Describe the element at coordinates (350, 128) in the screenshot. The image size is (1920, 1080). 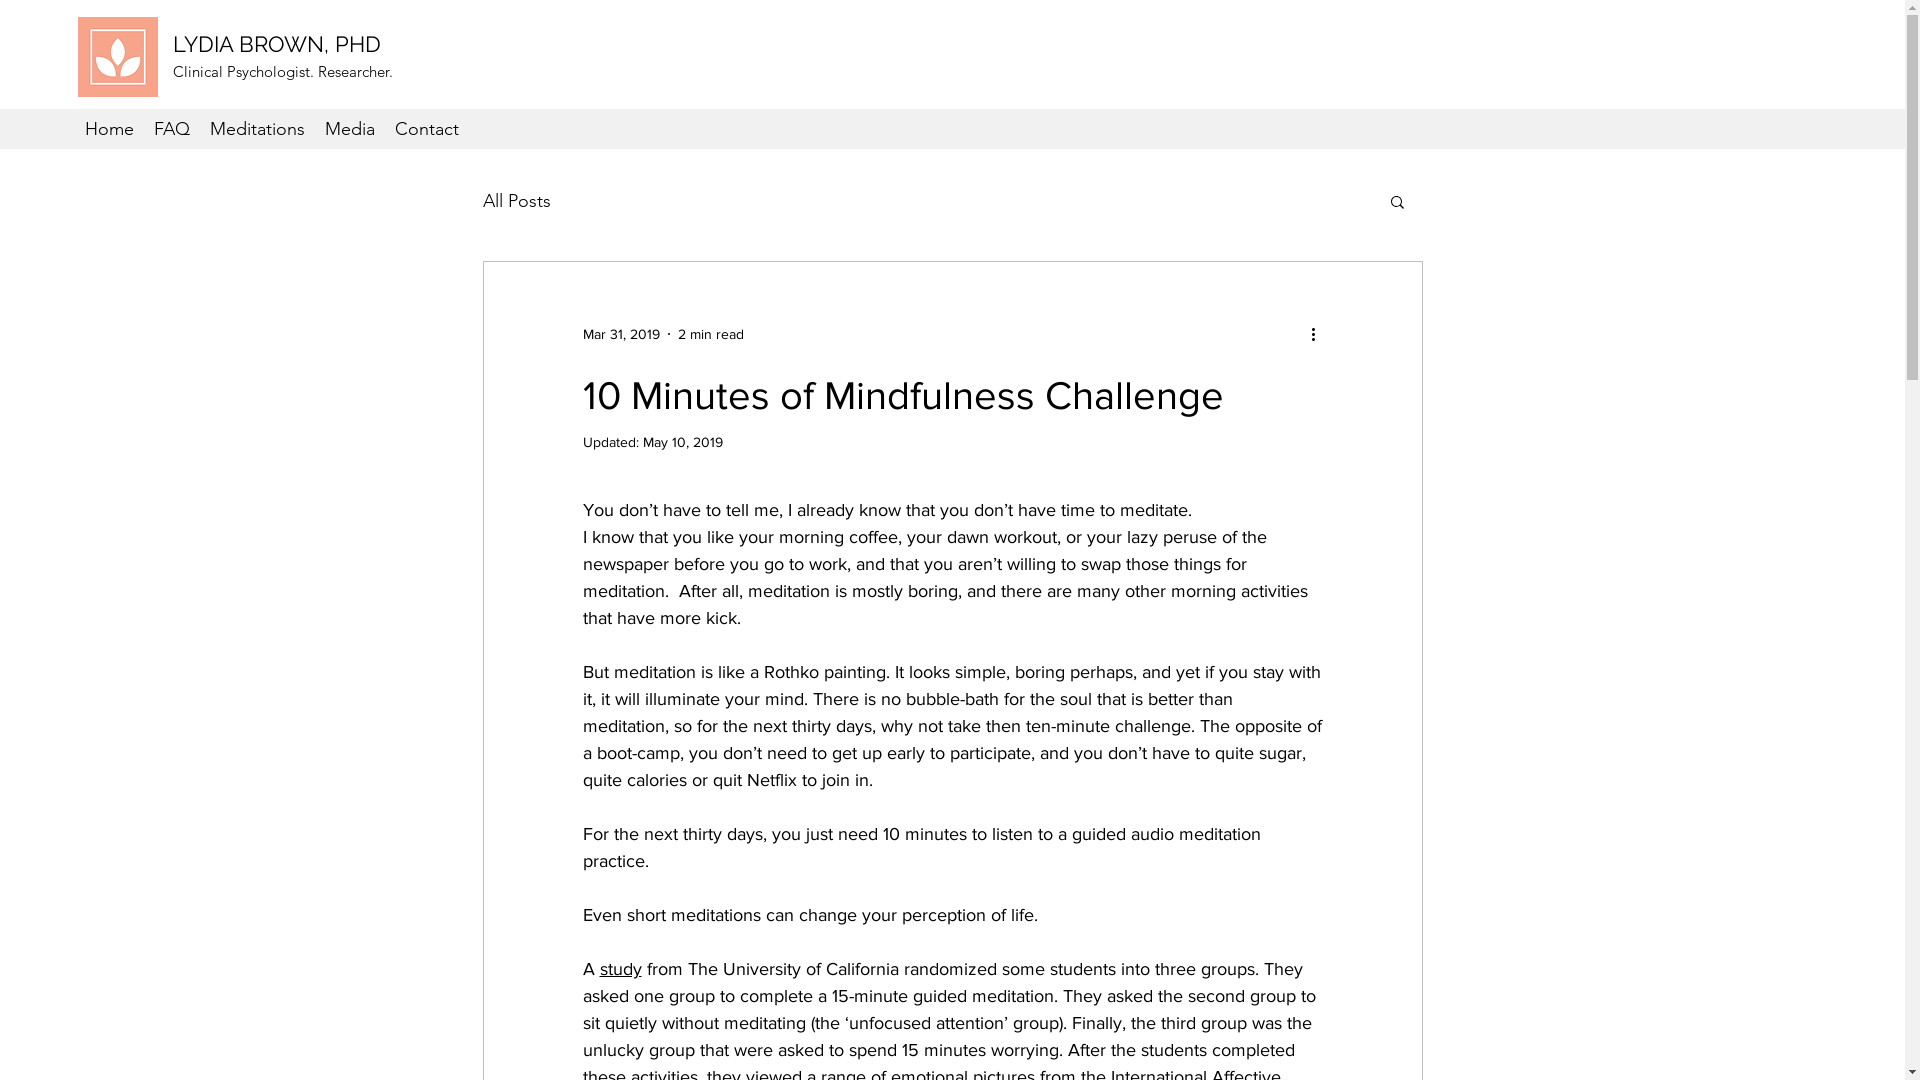
I see `'Media'` at that location.